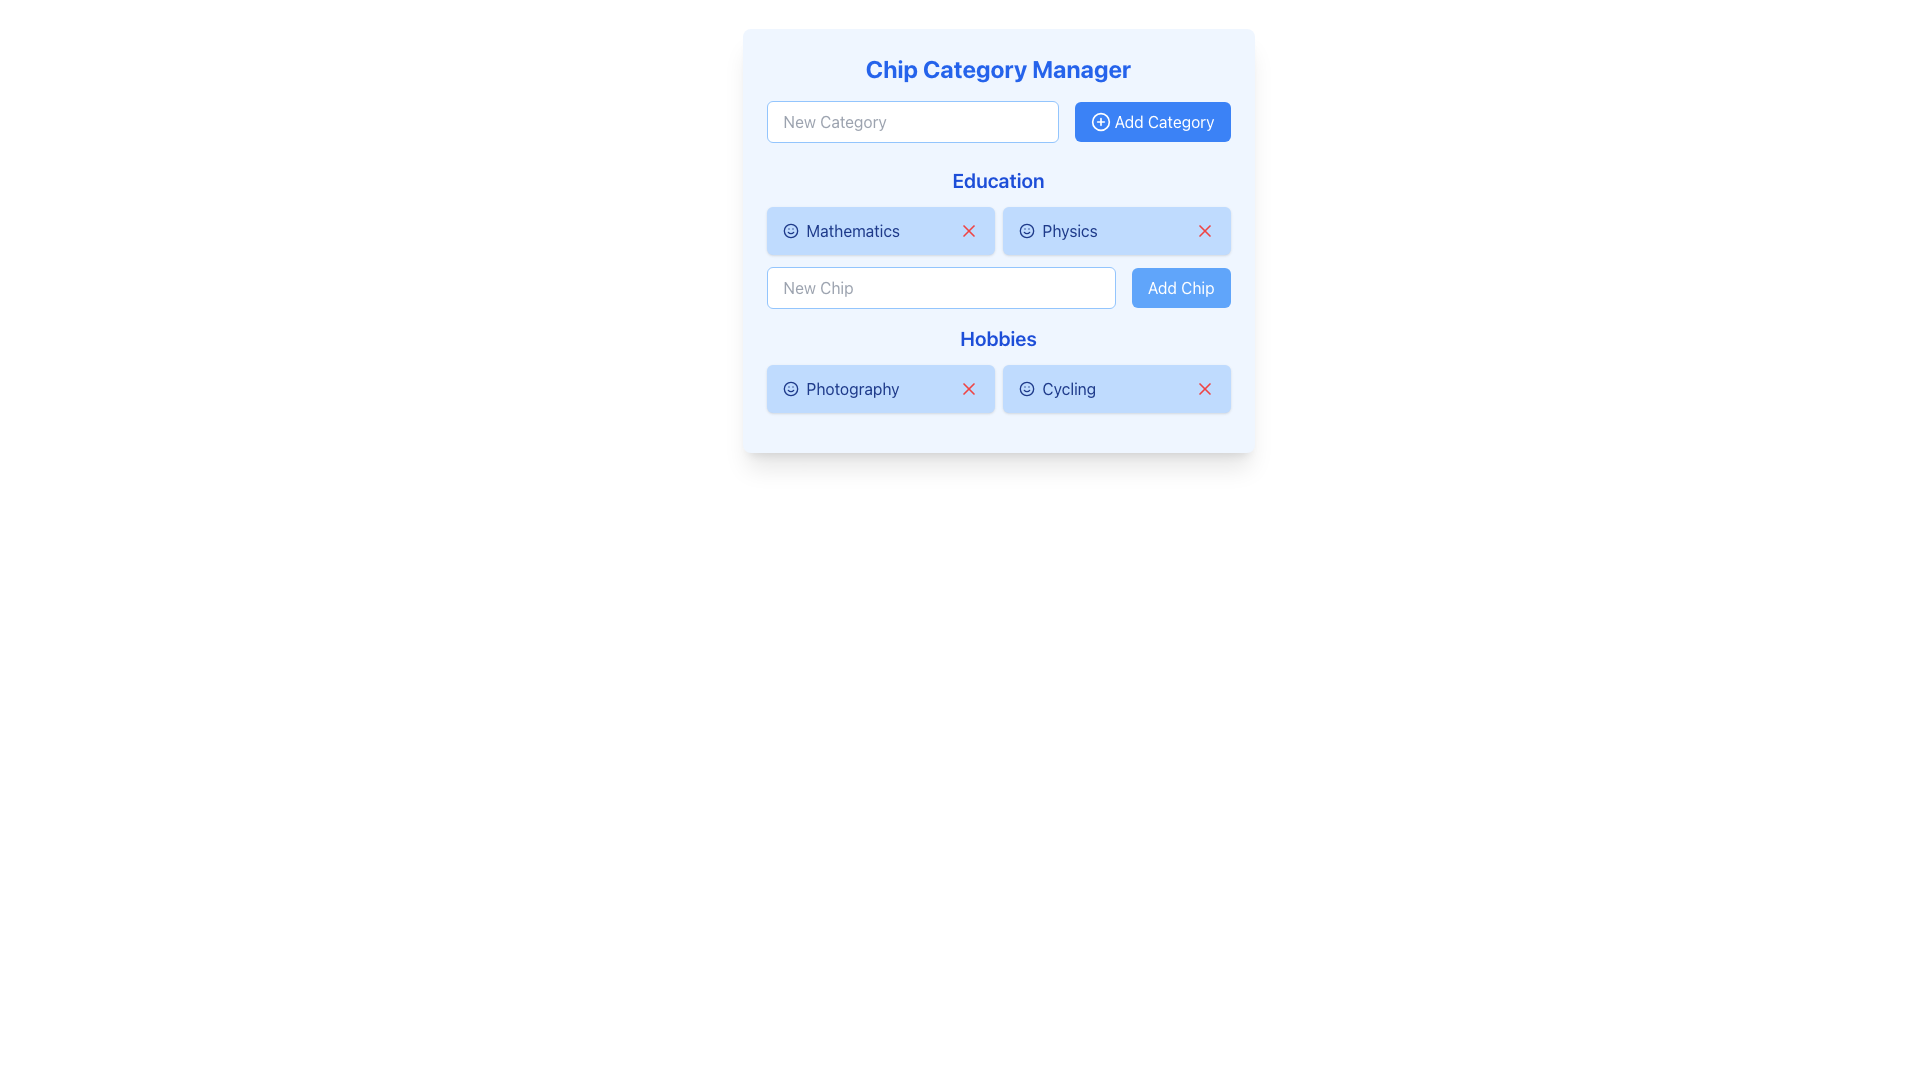 The width and height of the screenshot is (1920, 1080). What do you see at coordinates (1203, 389) in the screenshot?
I see `the delete icon positioned at the bottom-right corner of the 'Cycling' card under the 'Hobbies' section` at bounding box center [1203, 389].